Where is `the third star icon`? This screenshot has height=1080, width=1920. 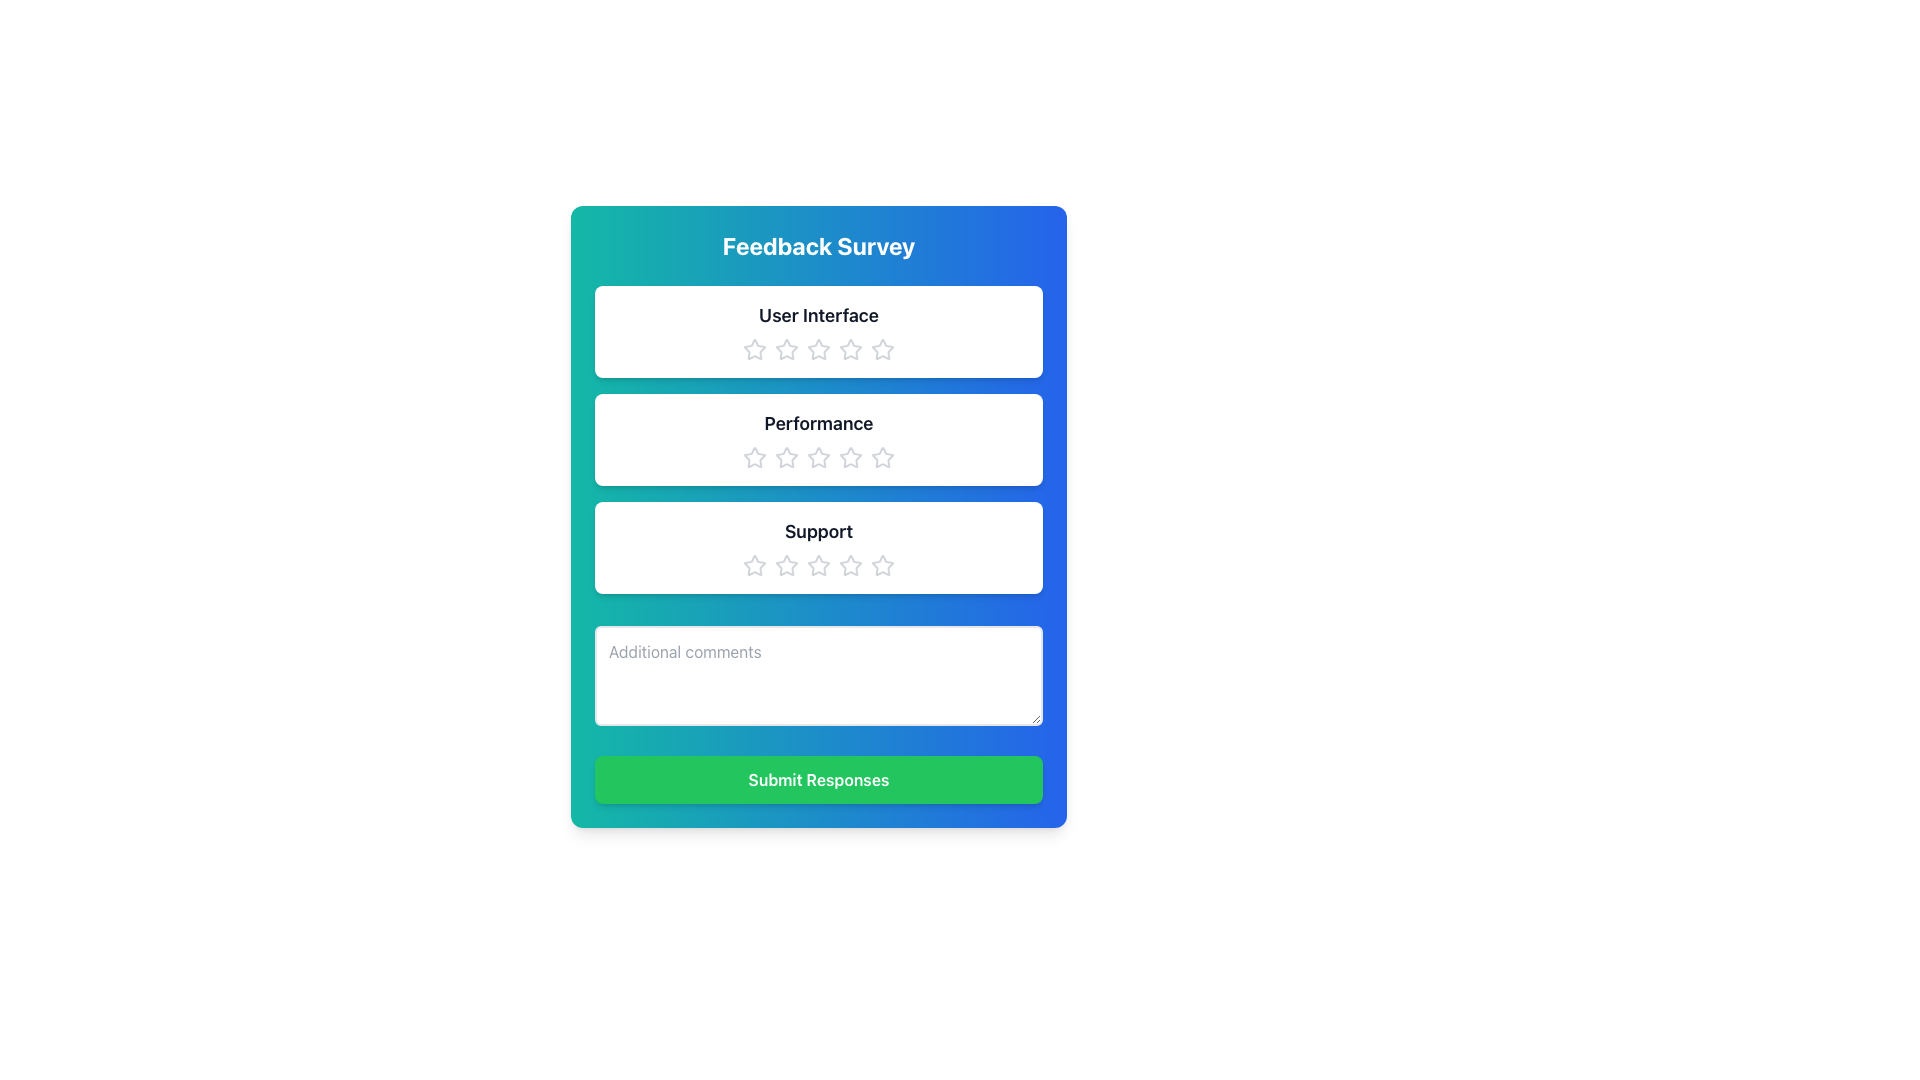 the third star icon is located at coordinates (881, 456).